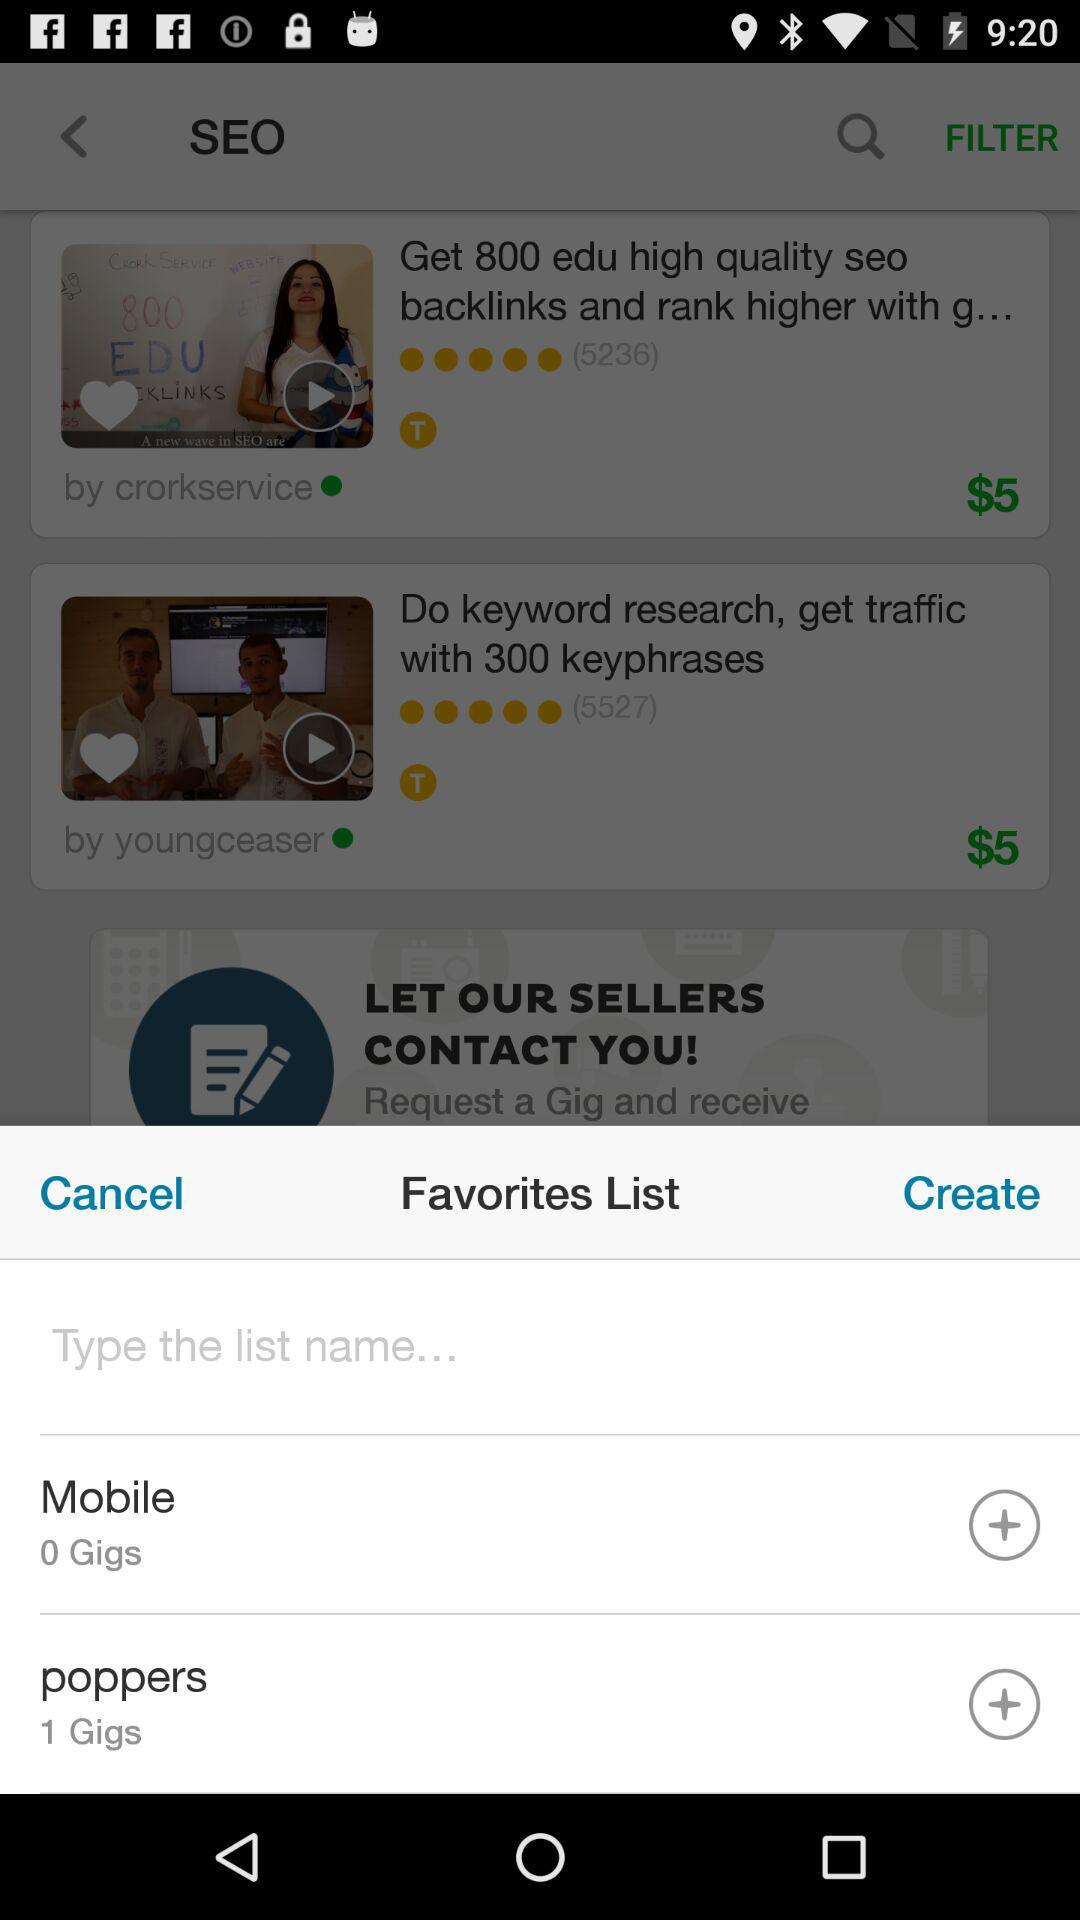  What do you see at coordinates (111, 1192) in the screenshot?
I see `icon next to favorites list icon` at bounding box center [111, 1192].